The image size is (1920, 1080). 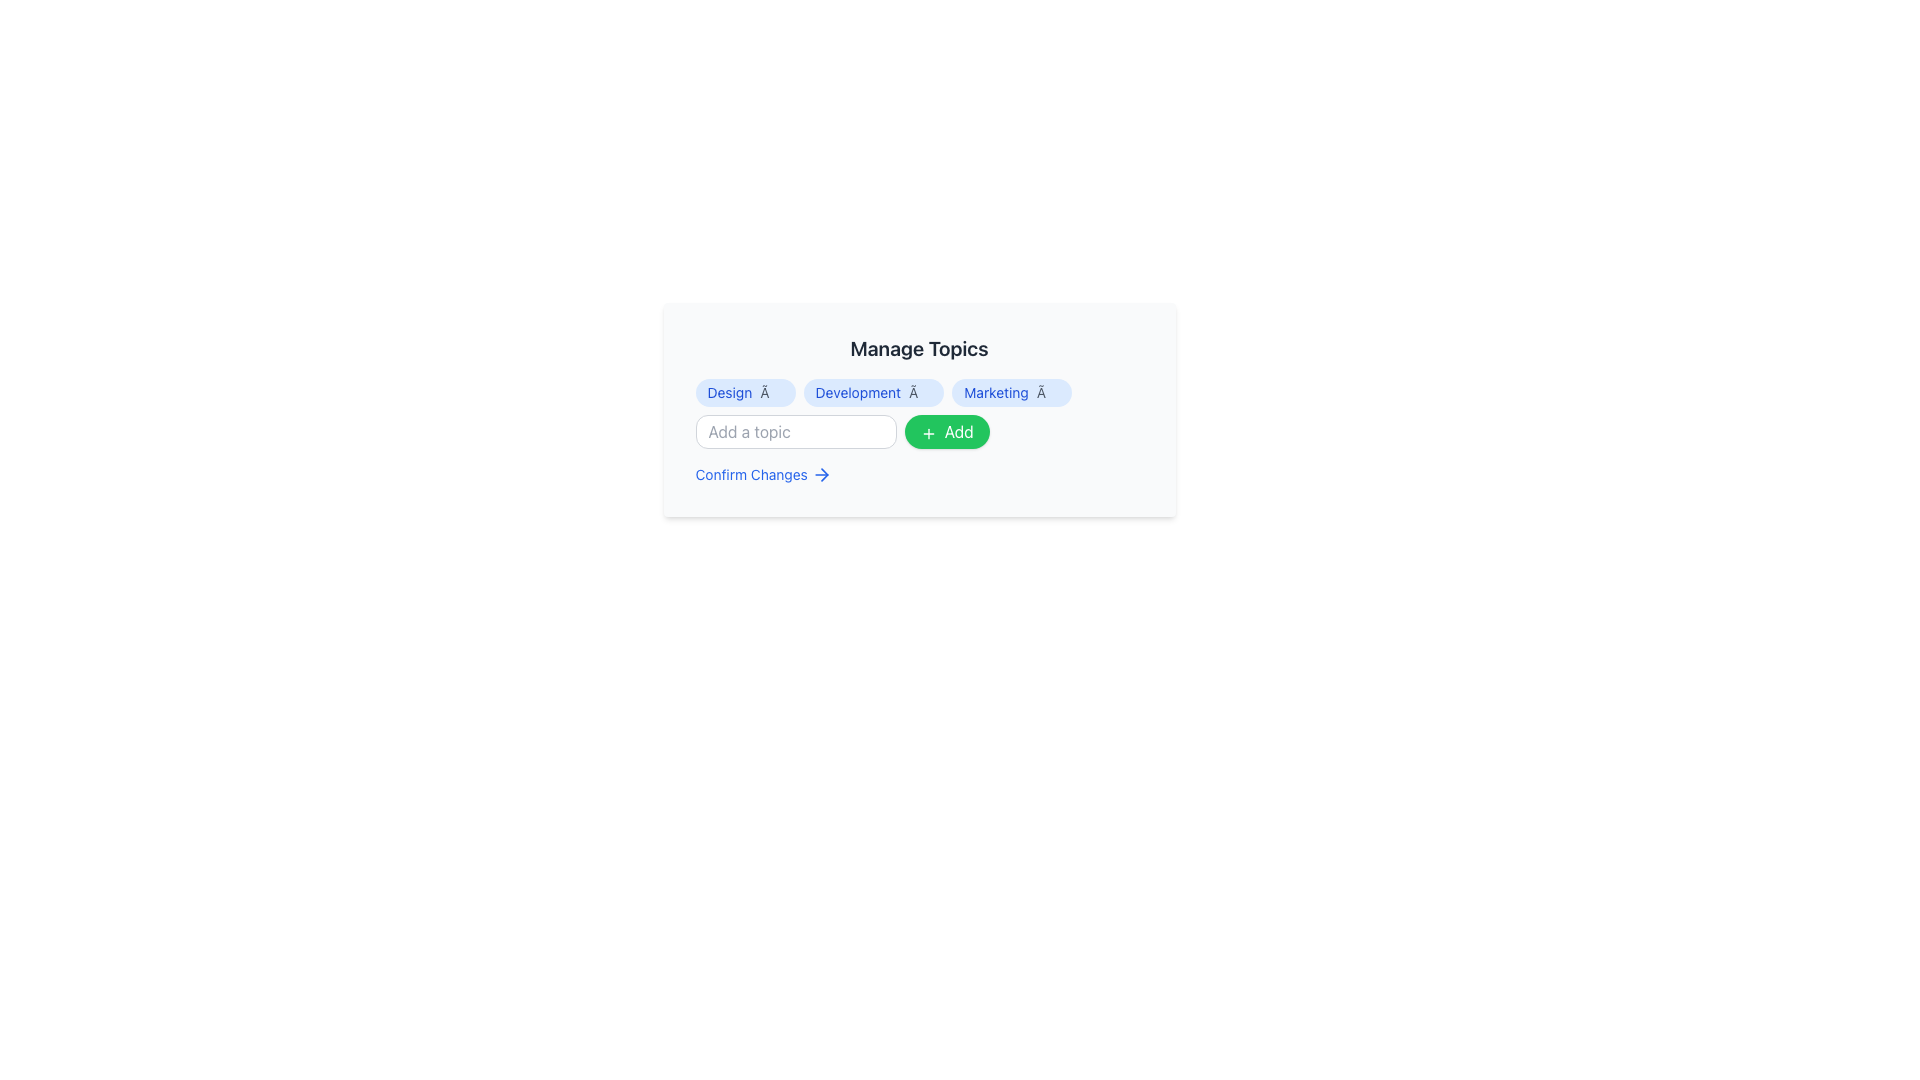 I want to click on the 'Marketing' tag which is the third tag in the topic tags section, displaying blue text on a light blue background, so click(x=996, y=393).